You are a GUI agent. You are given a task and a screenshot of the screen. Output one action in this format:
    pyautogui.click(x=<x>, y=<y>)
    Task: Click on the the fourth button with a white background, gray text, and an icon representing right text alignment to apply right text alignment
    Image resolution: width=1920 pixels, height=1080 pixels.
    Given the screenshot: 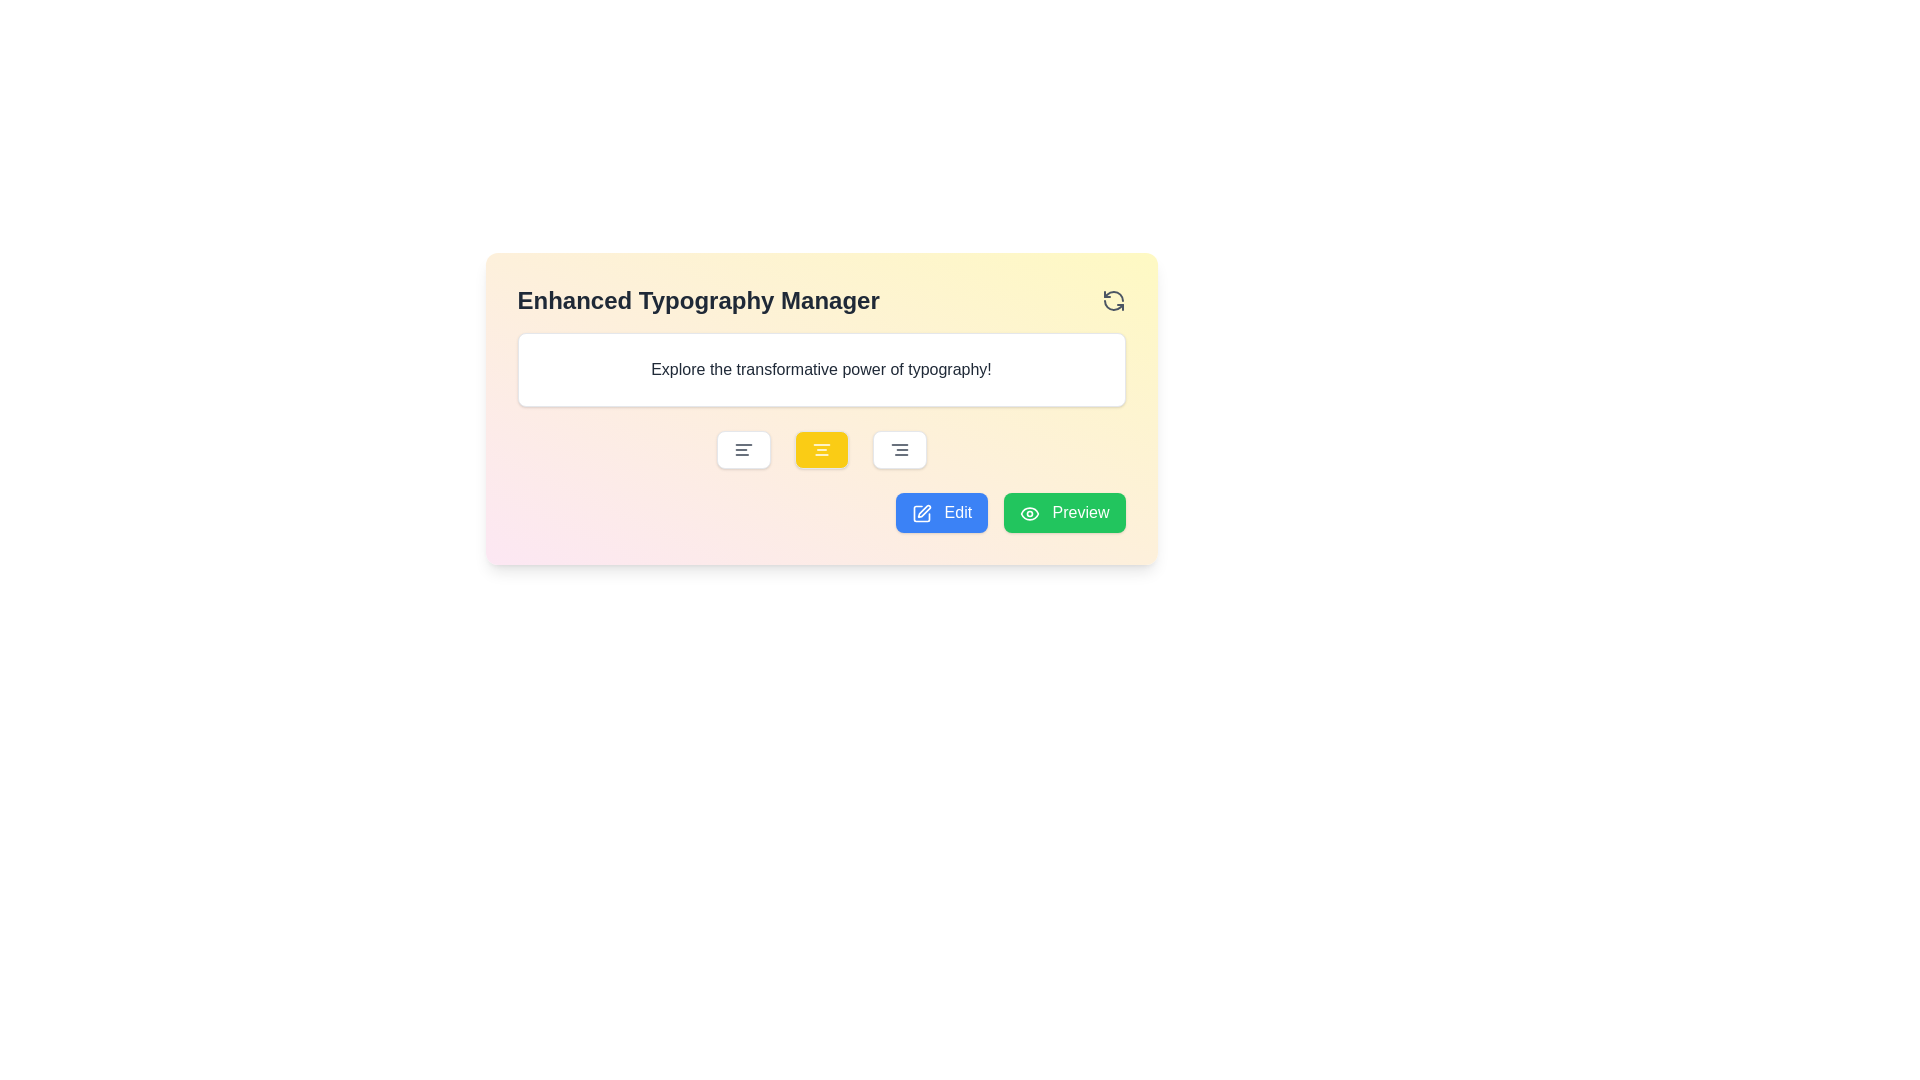 What is the action you would take?
    pyautogui.click(x=898, y=450)
    